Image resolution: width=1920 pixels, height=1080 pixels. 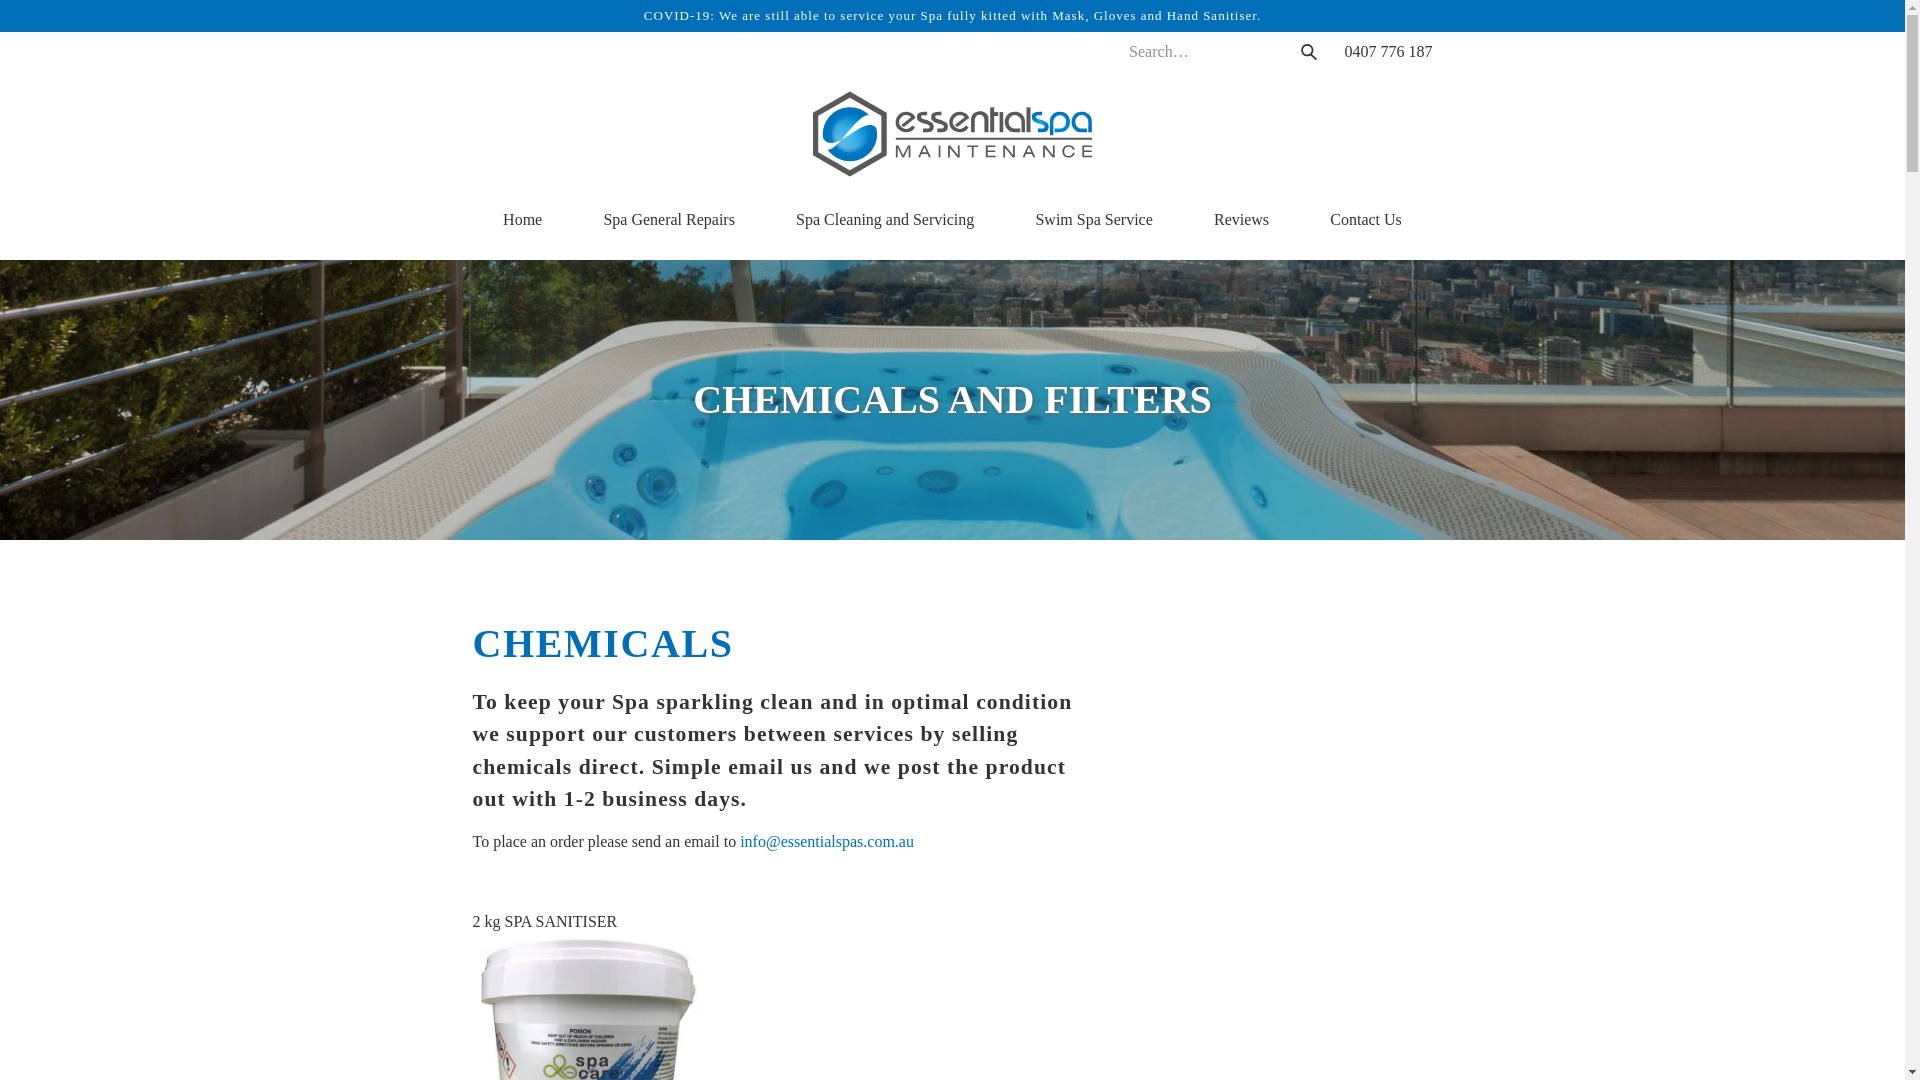 I want to click on 'Search', so click(x=1307, y=50).